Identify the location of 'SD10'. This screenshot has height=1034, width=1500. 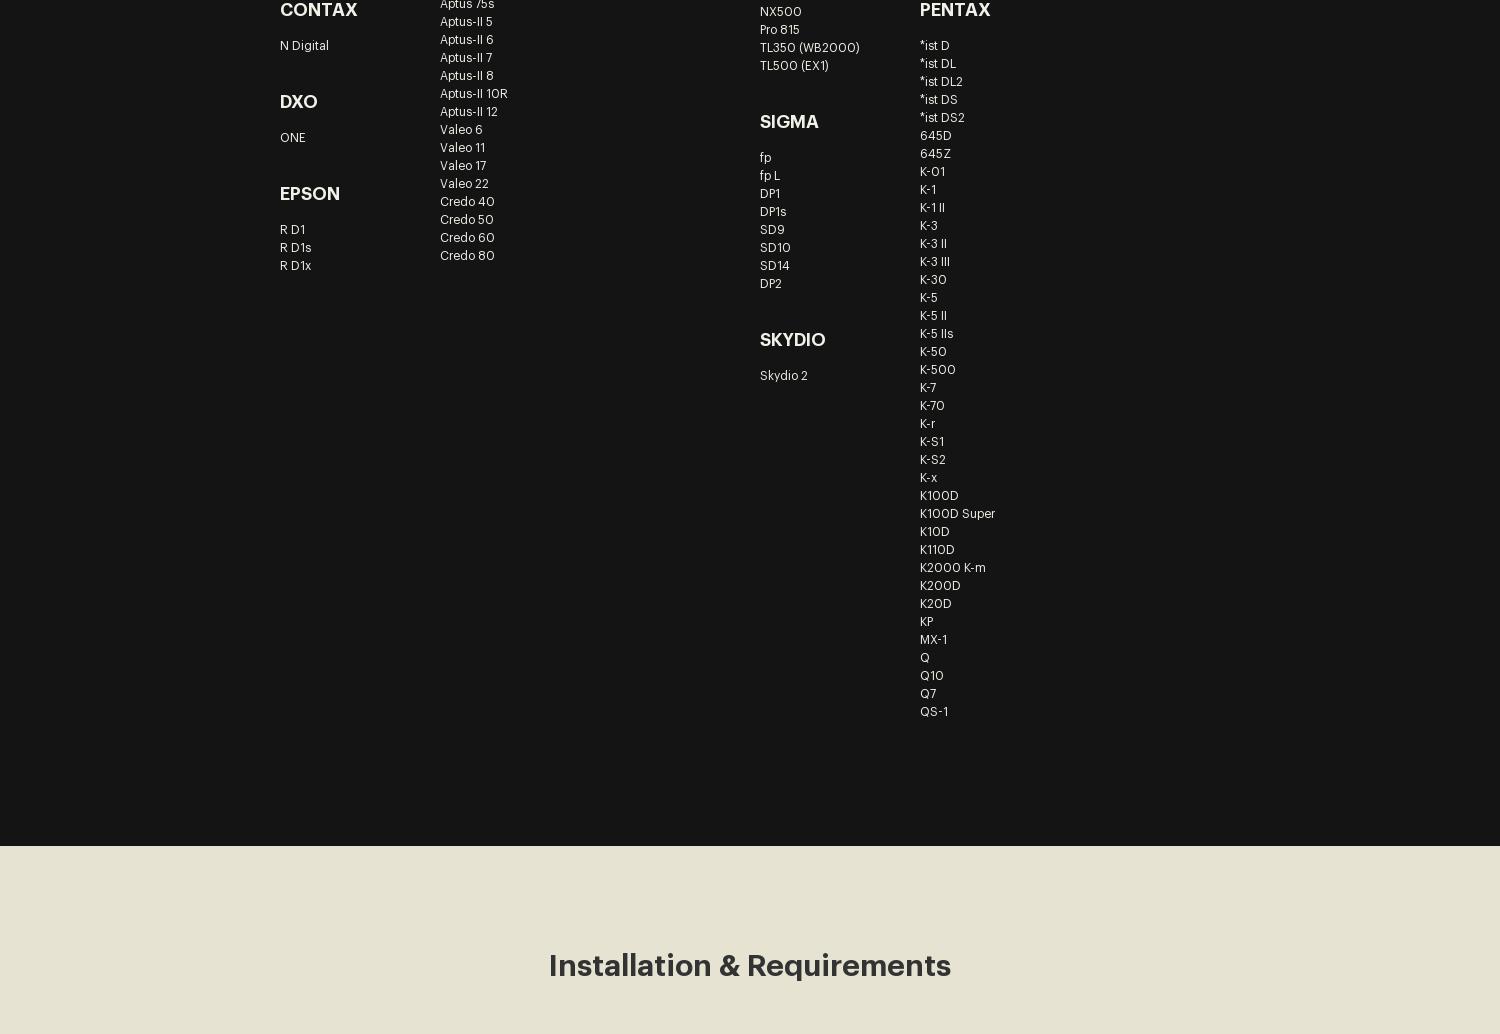
(774, 247).